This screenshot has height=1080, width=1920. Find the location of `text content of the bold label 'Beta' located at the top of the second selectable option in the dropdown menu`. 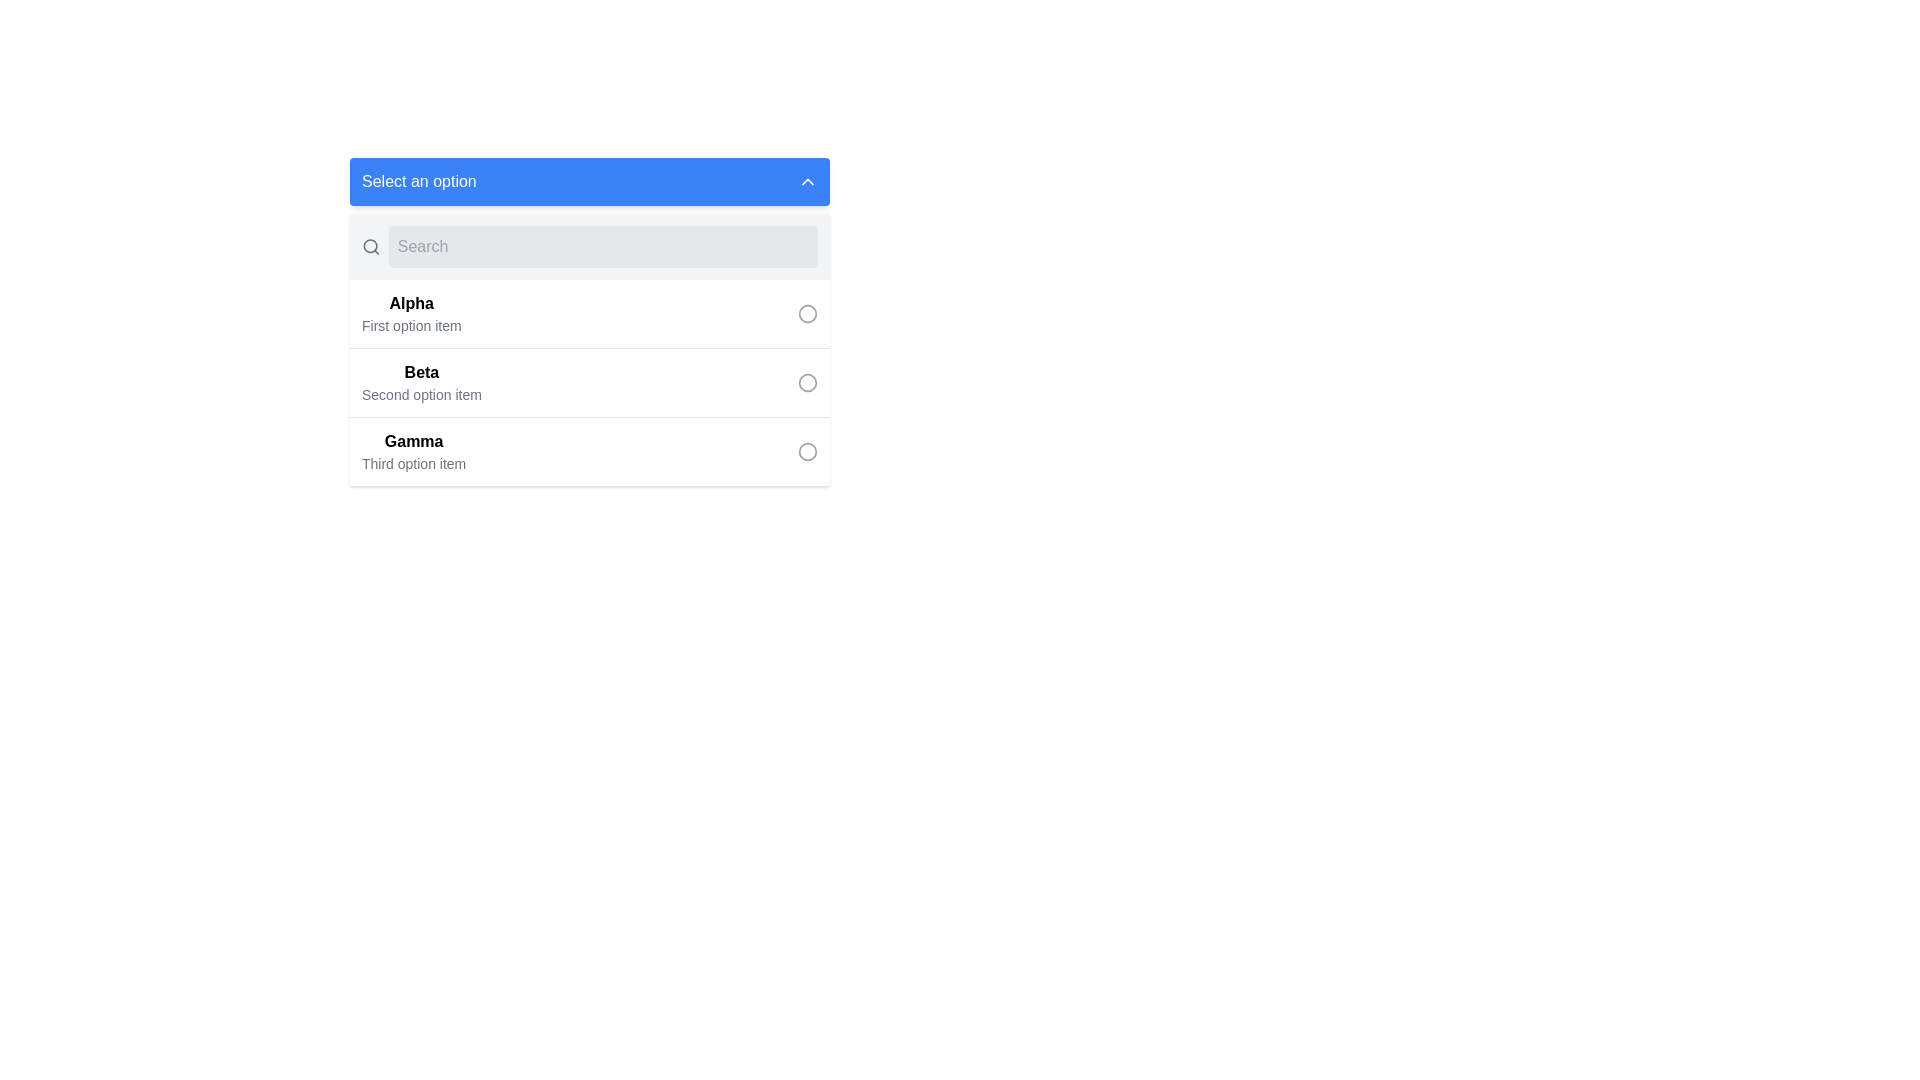

text content of the bold label 'Beta' located at the top of the second selectable option in the dropdown menu is located at coordinates (421, 373).